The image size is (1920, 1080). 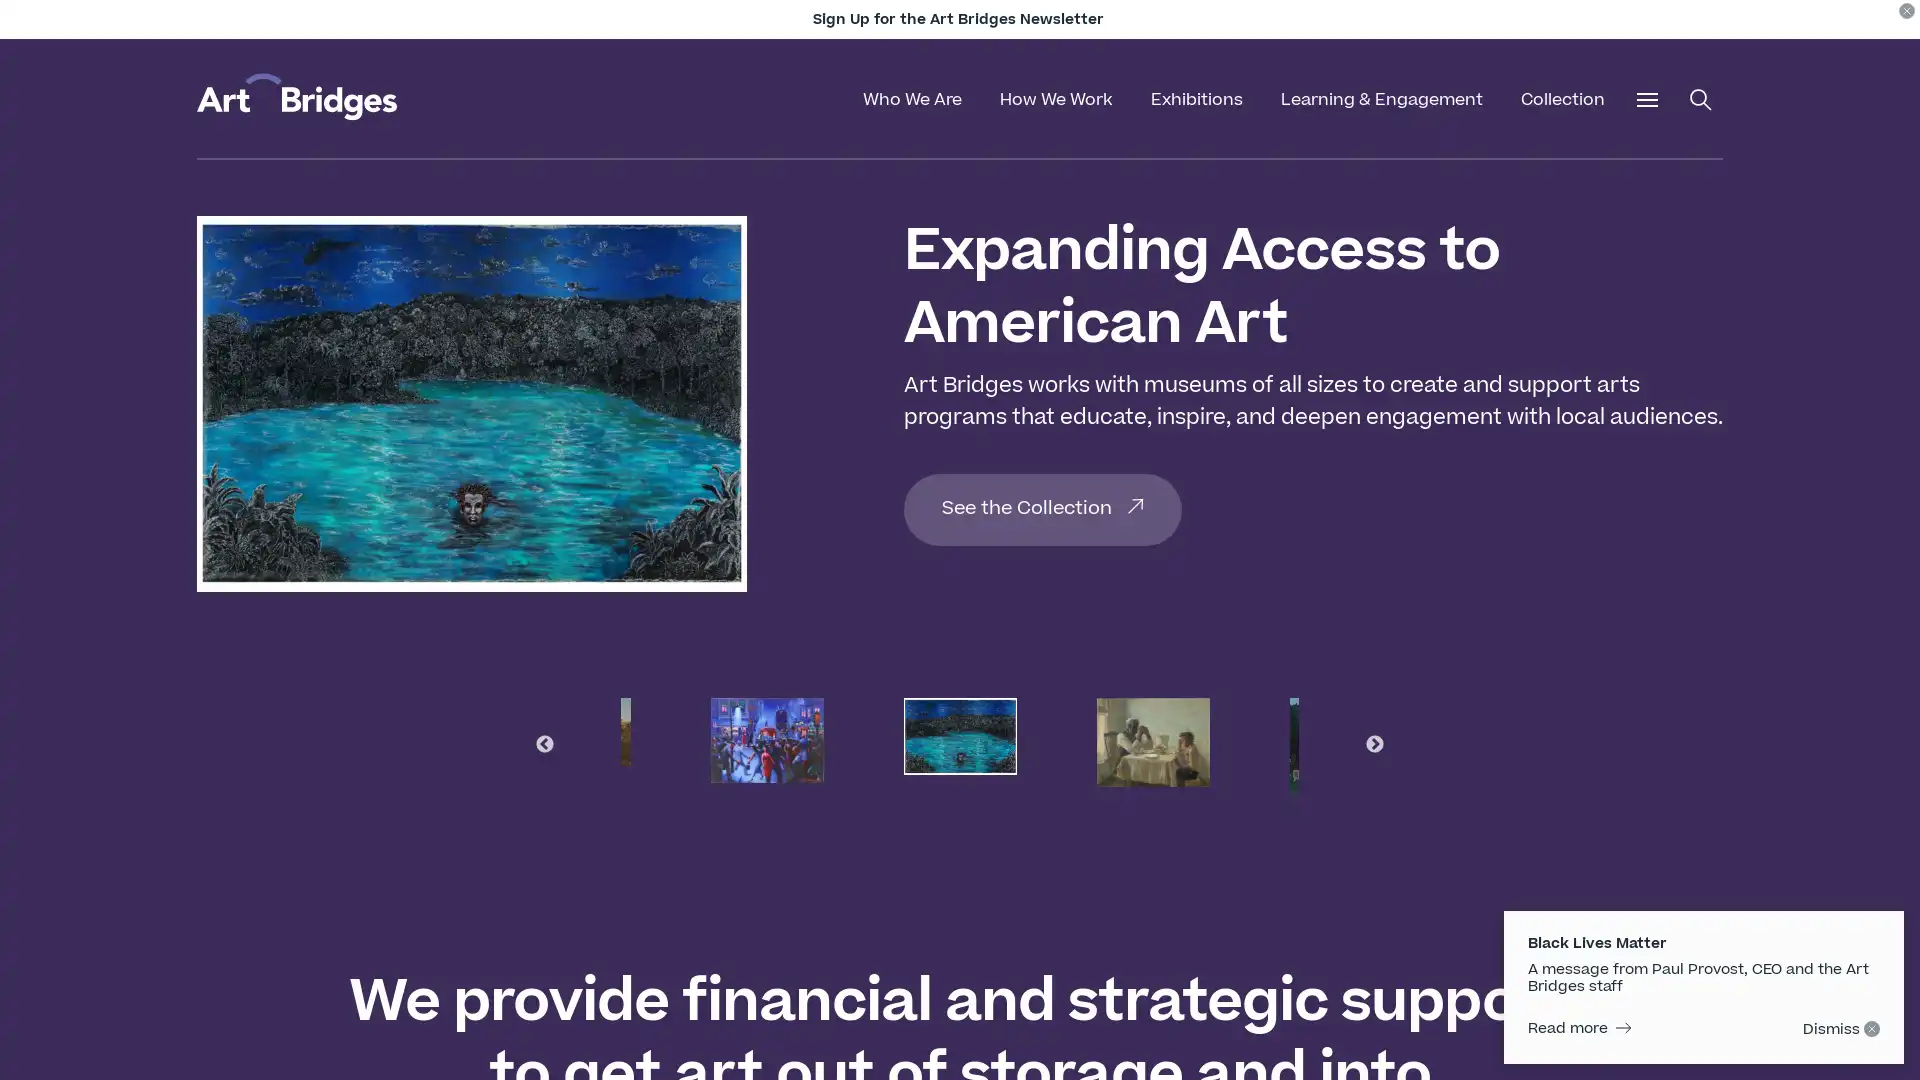 What do you see at coordinates (1373, 744) in the screenshot?
I see `Next` at bounding box center [1373, 744].